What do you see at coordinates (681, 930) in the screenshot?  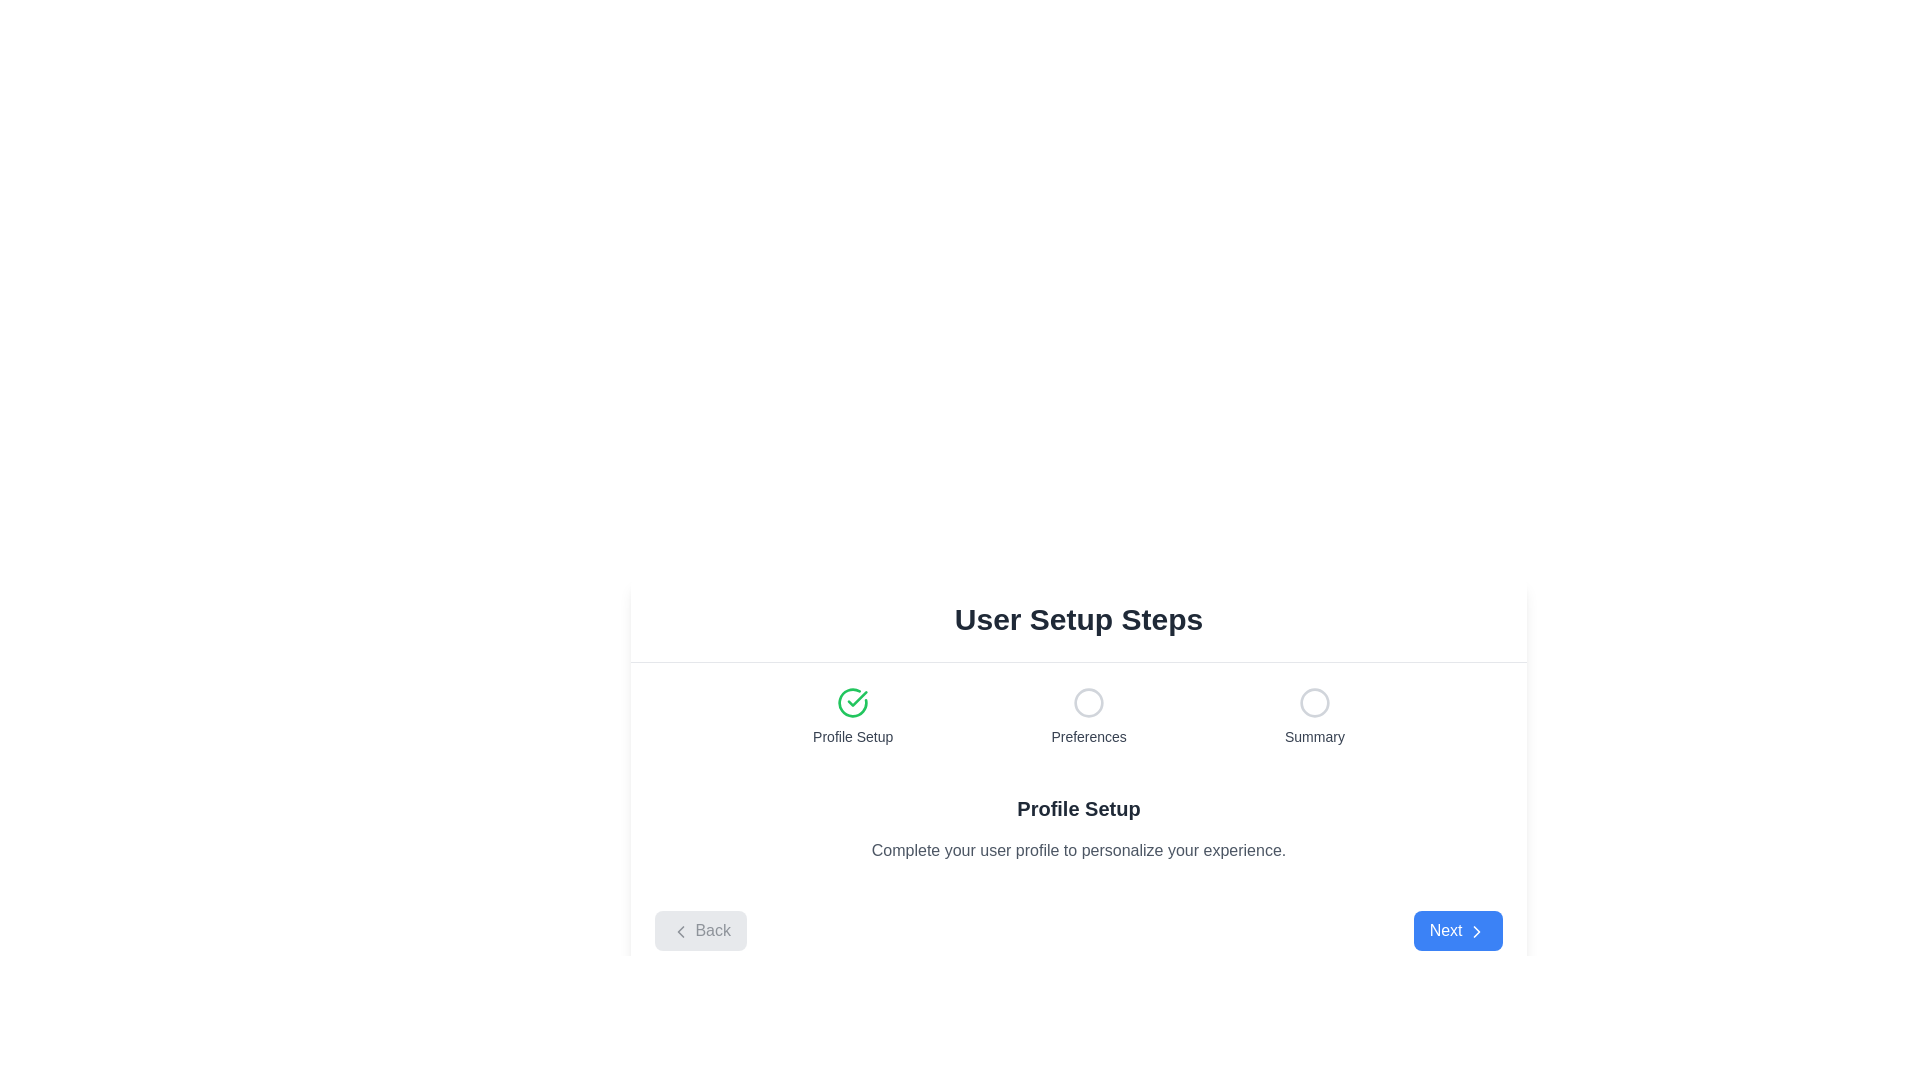 I see `the Chevron icon within the 'Back' button, located at the bottom-left corner of the interface` at bounding box center [681, 930].